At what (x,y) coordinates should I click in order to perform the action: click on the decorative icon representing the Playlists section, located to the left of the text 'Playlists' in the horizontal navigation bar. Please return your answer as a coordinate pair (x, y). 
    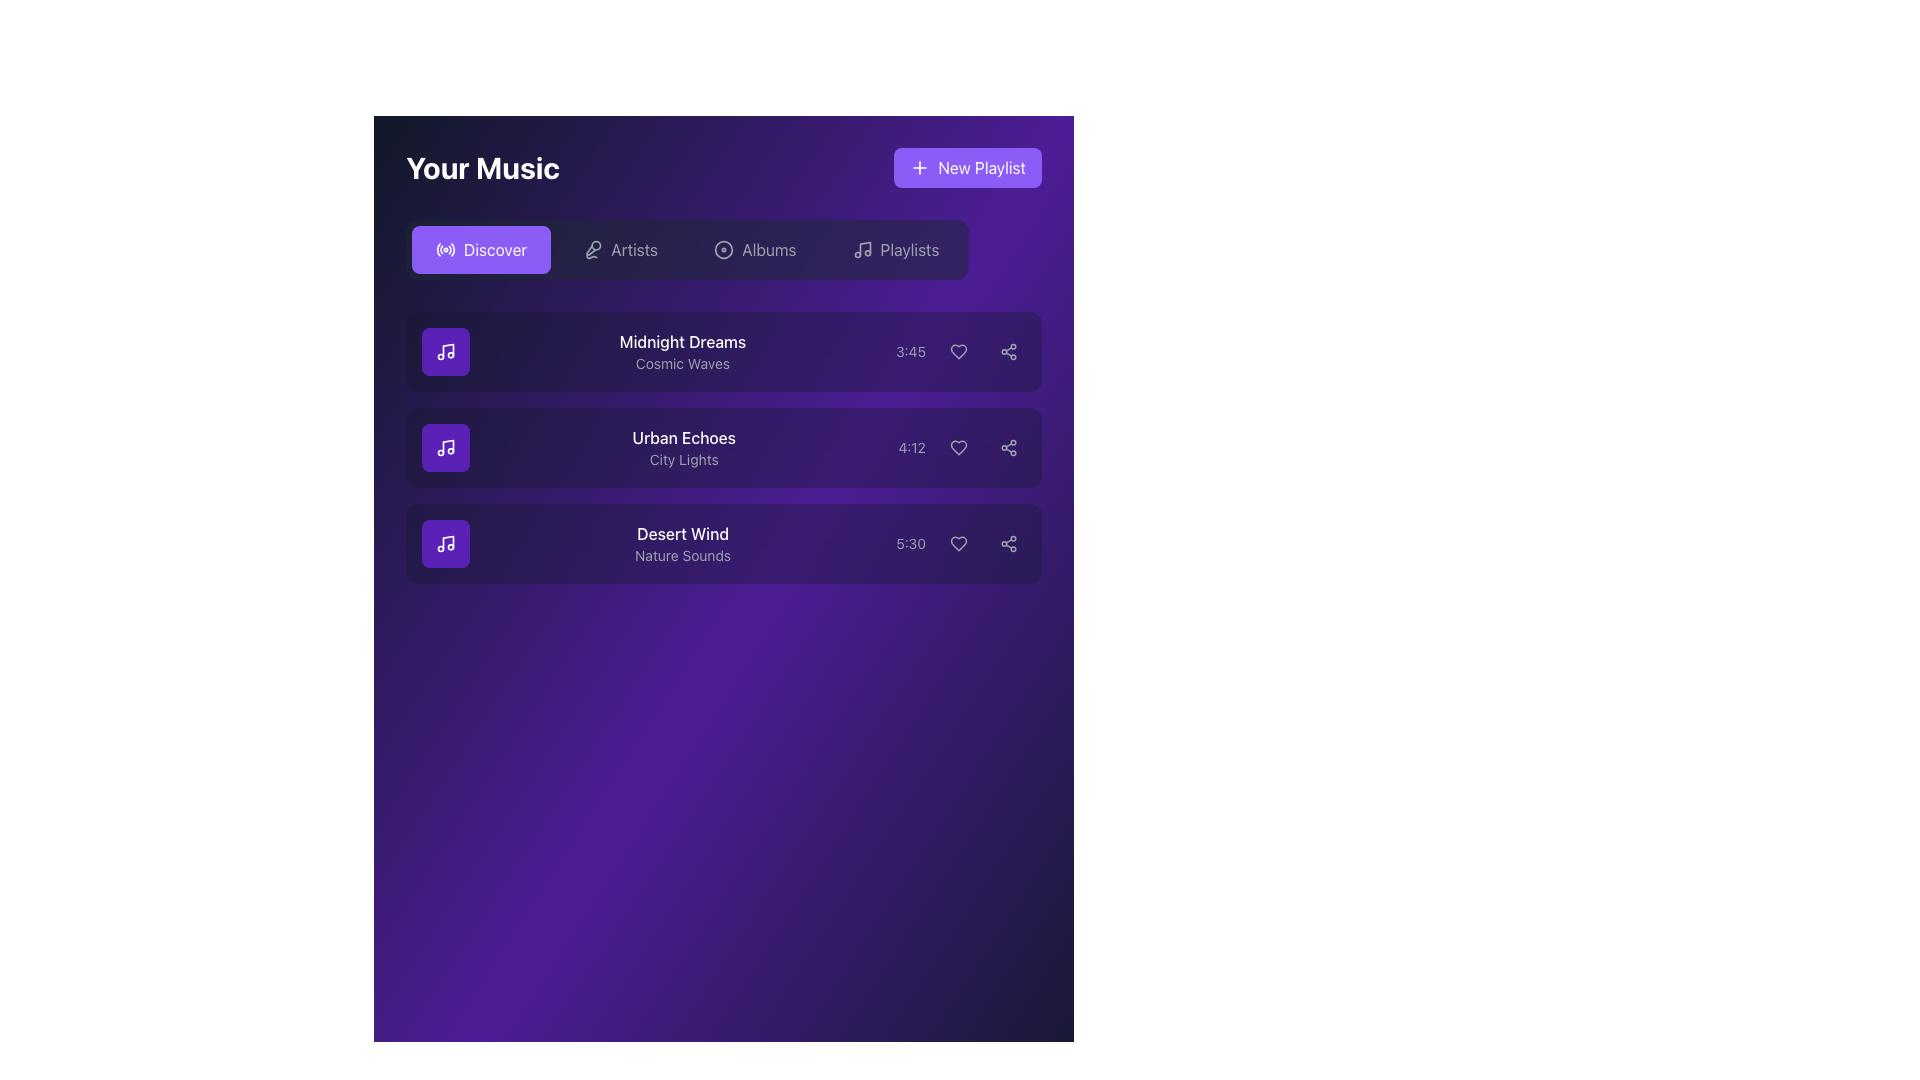
    Looking at the image, I should click on (862, 249).